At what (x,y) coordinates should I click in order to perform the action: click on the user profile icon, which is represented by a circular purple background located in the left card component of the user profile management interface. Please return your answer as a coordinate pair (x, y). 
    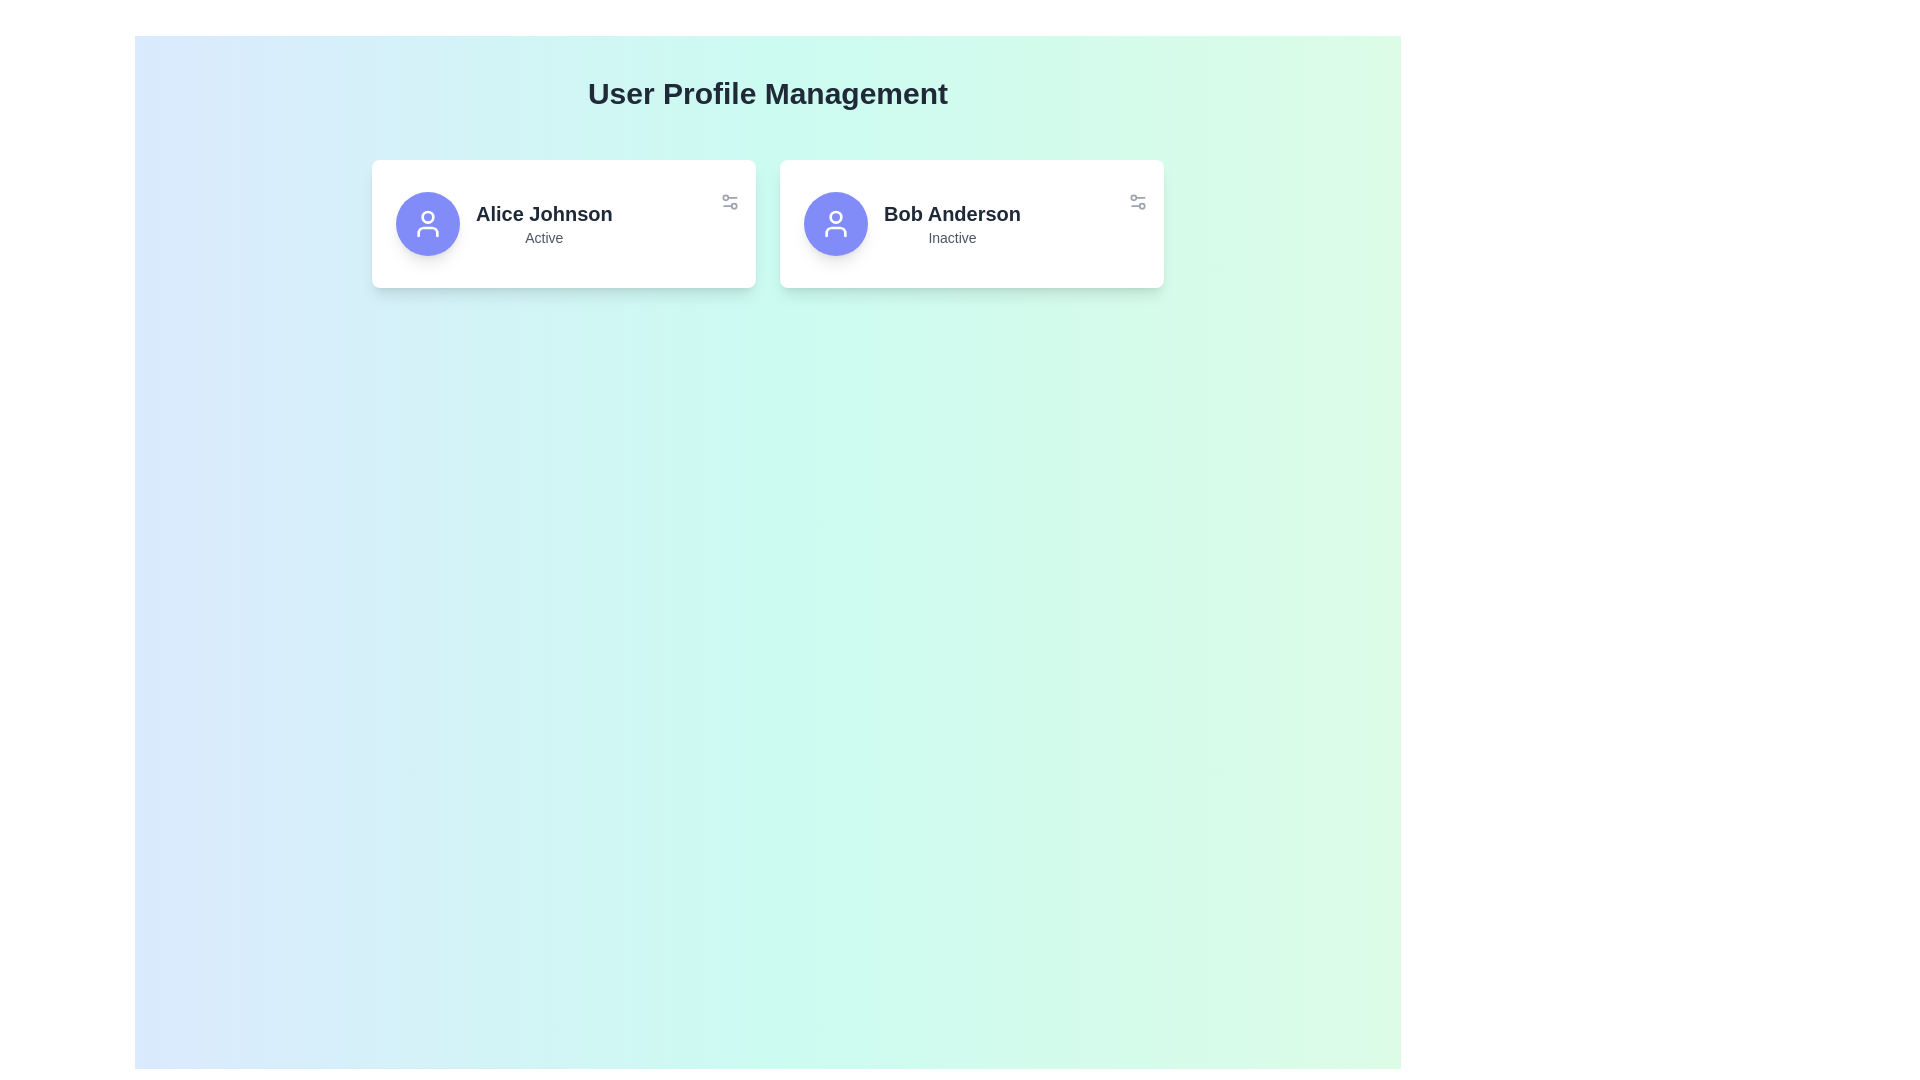
    Looking at the image, I should click on (426, 223).